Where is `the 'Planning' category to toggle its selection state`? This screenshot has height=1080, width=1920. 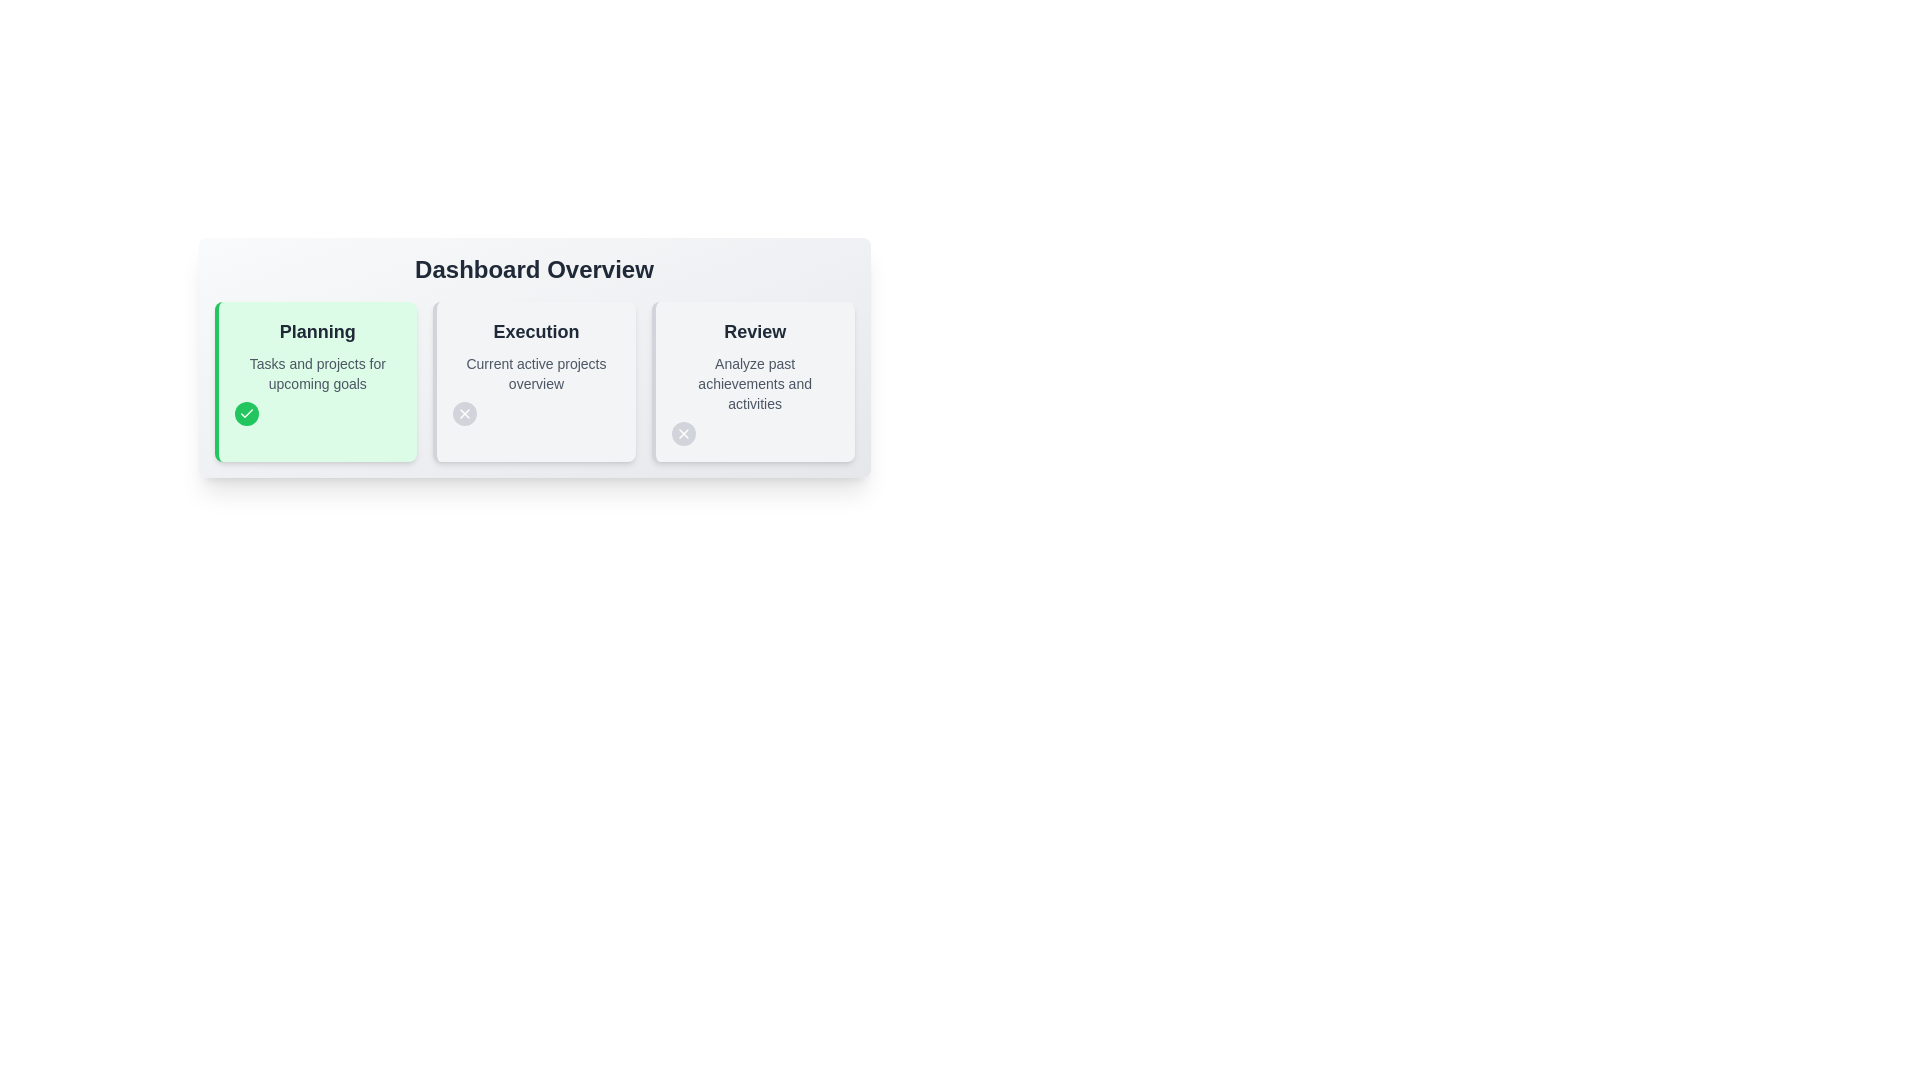 the 'Planning' category to toggle its selection state is located at coordinates (316, 330).